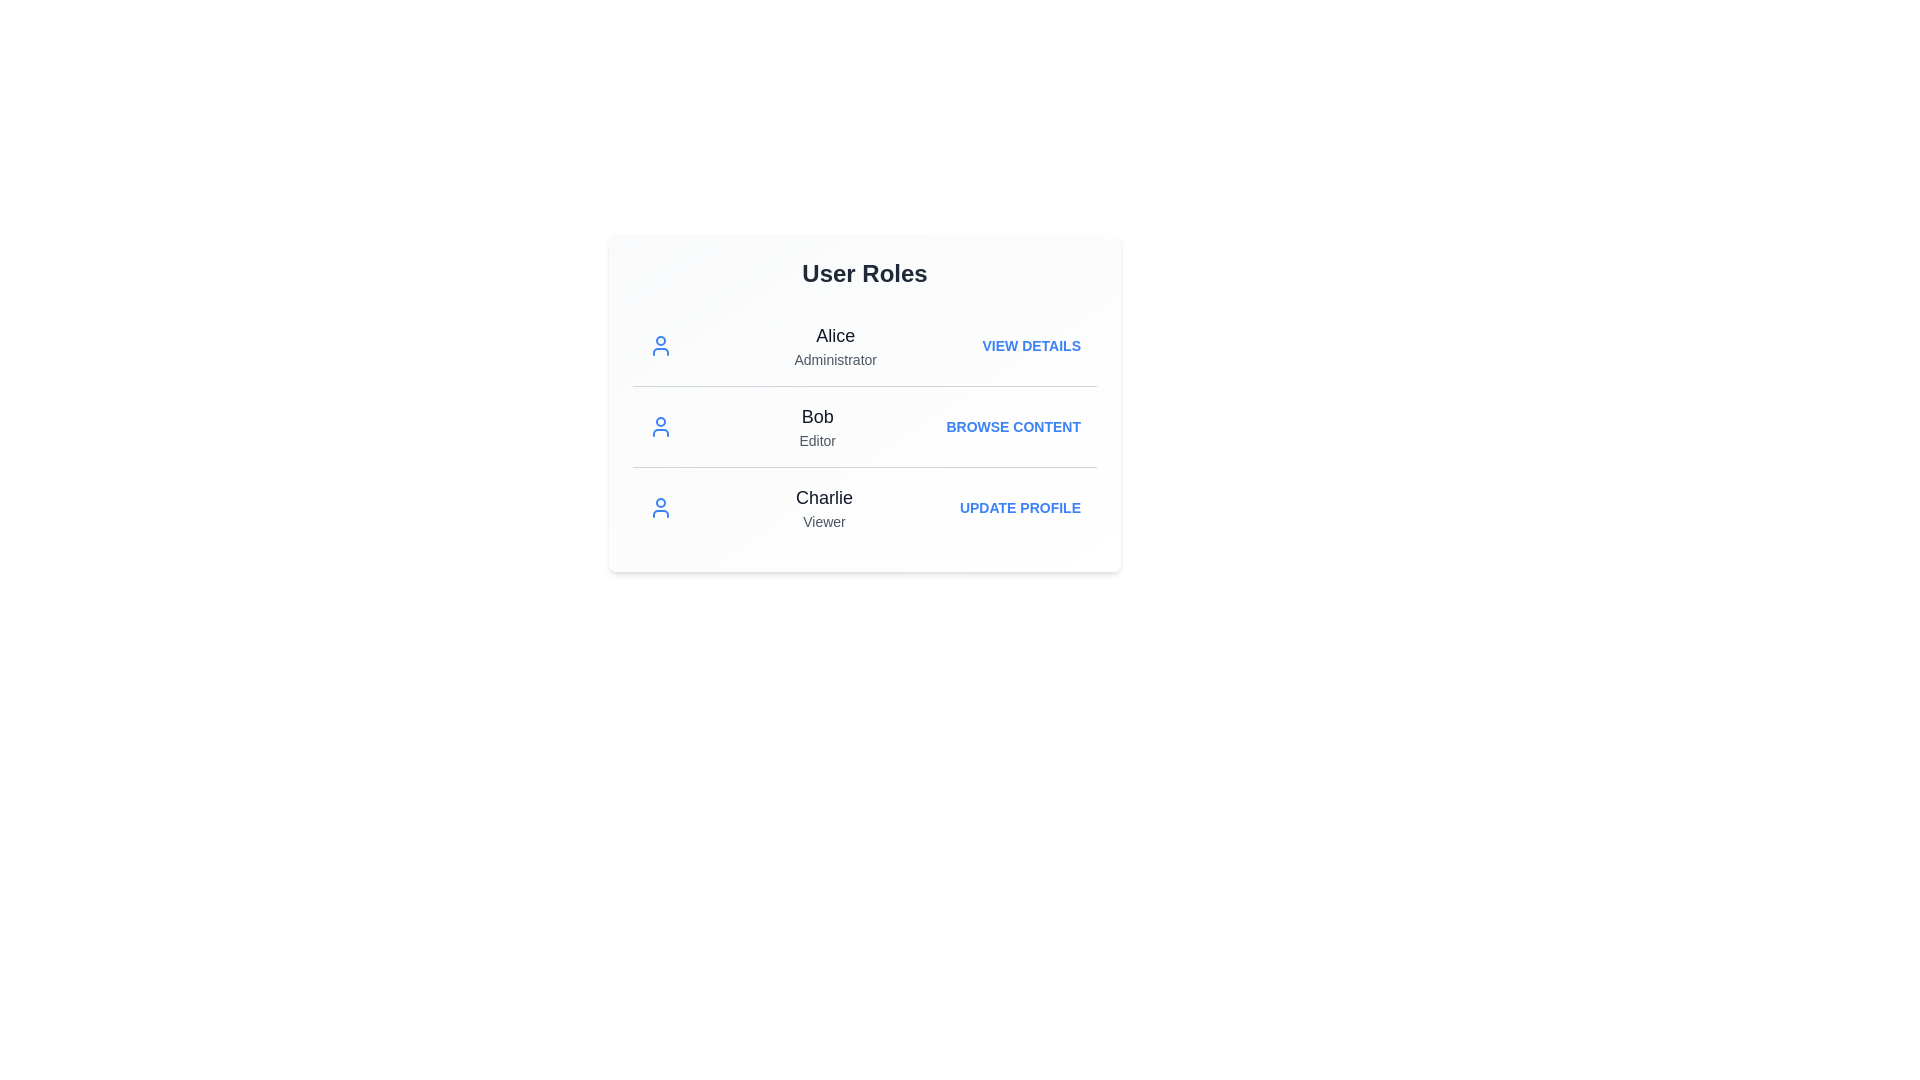  What do you see at coordinates (1013, 426) in the screenshot?
I see `the text label styled in uppercase blue font that reads 'BROWSE CONTENT', which is the last visible element in the 'User Roles' table for 'Bob - Editor'` at bounding box center [1013, 426].